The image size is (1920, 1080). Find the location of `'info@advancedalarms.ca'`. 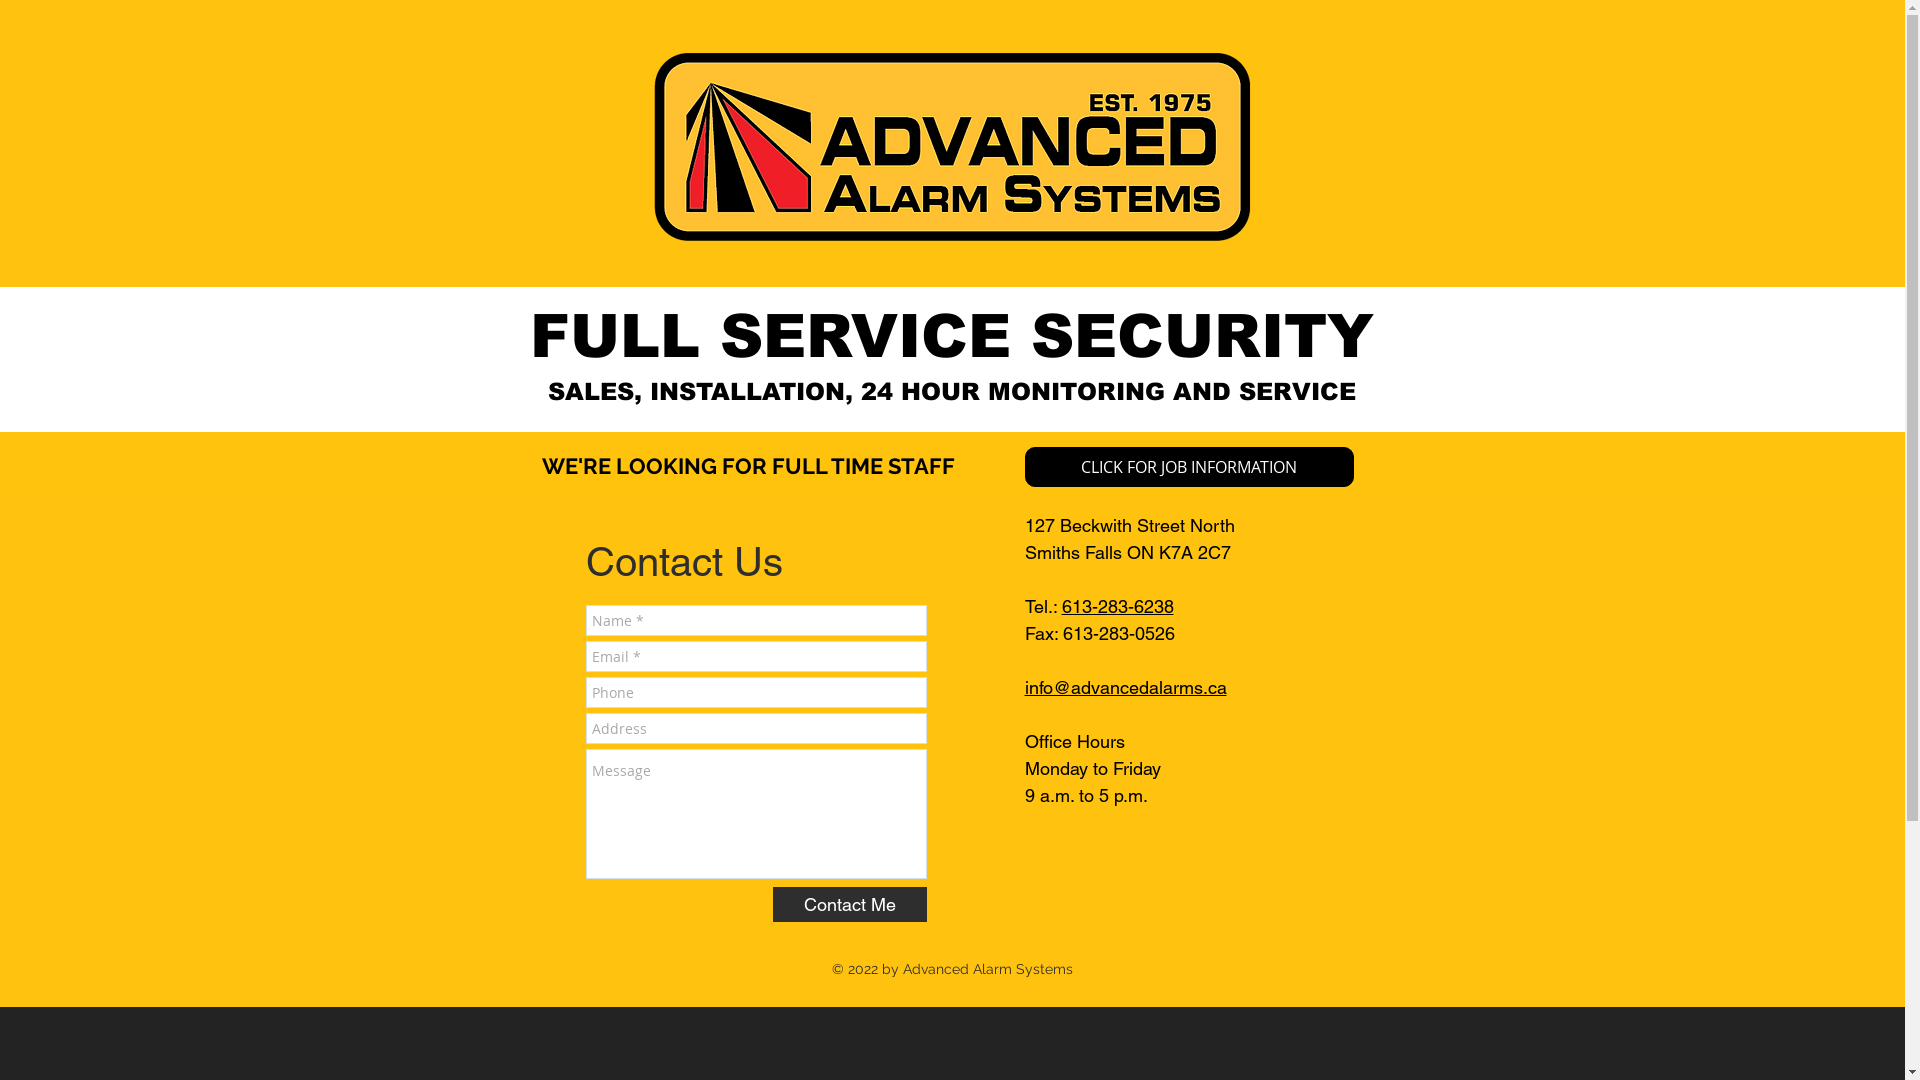

'info@advancedalarms.ca' is located at coordinates (1124, 686).